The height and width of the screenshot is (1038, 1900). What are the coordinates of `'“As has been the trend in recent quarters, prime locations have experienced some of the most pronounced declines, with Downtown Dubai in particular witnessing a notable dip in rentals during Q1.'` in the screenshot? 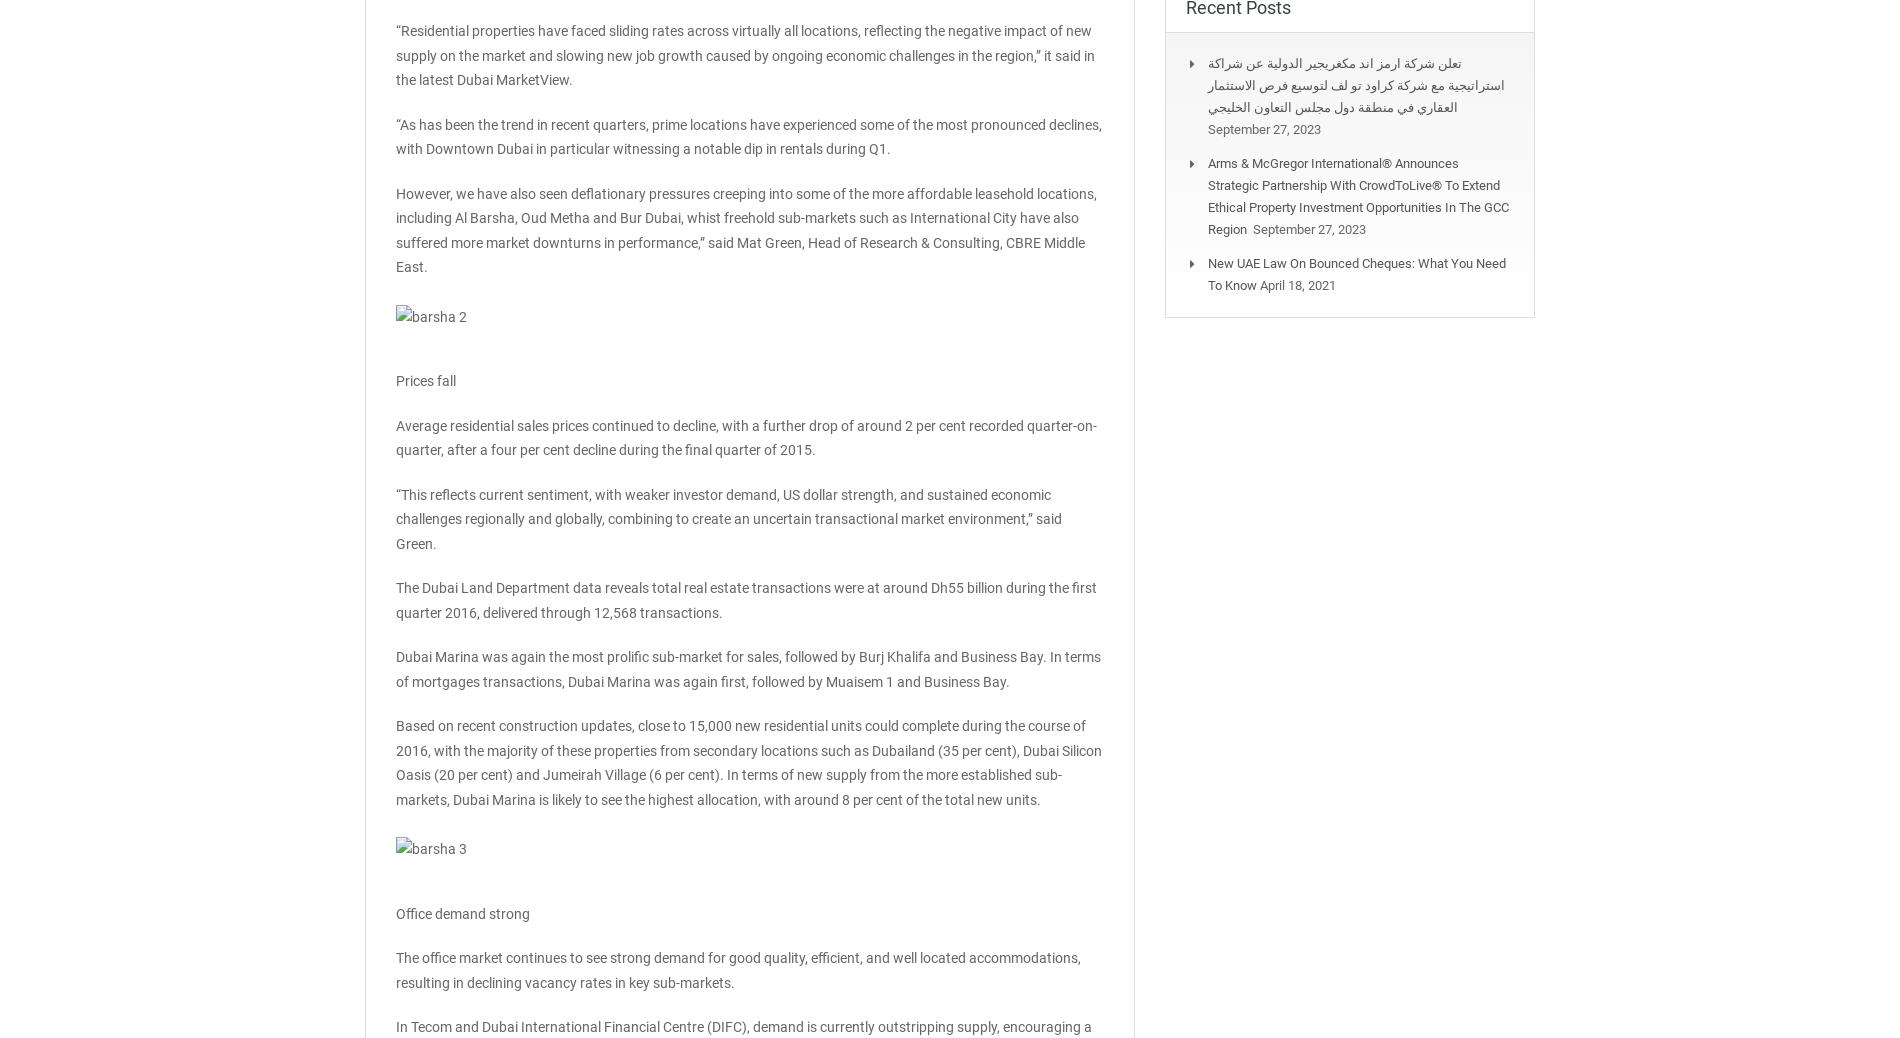 It's located at (747, 135).